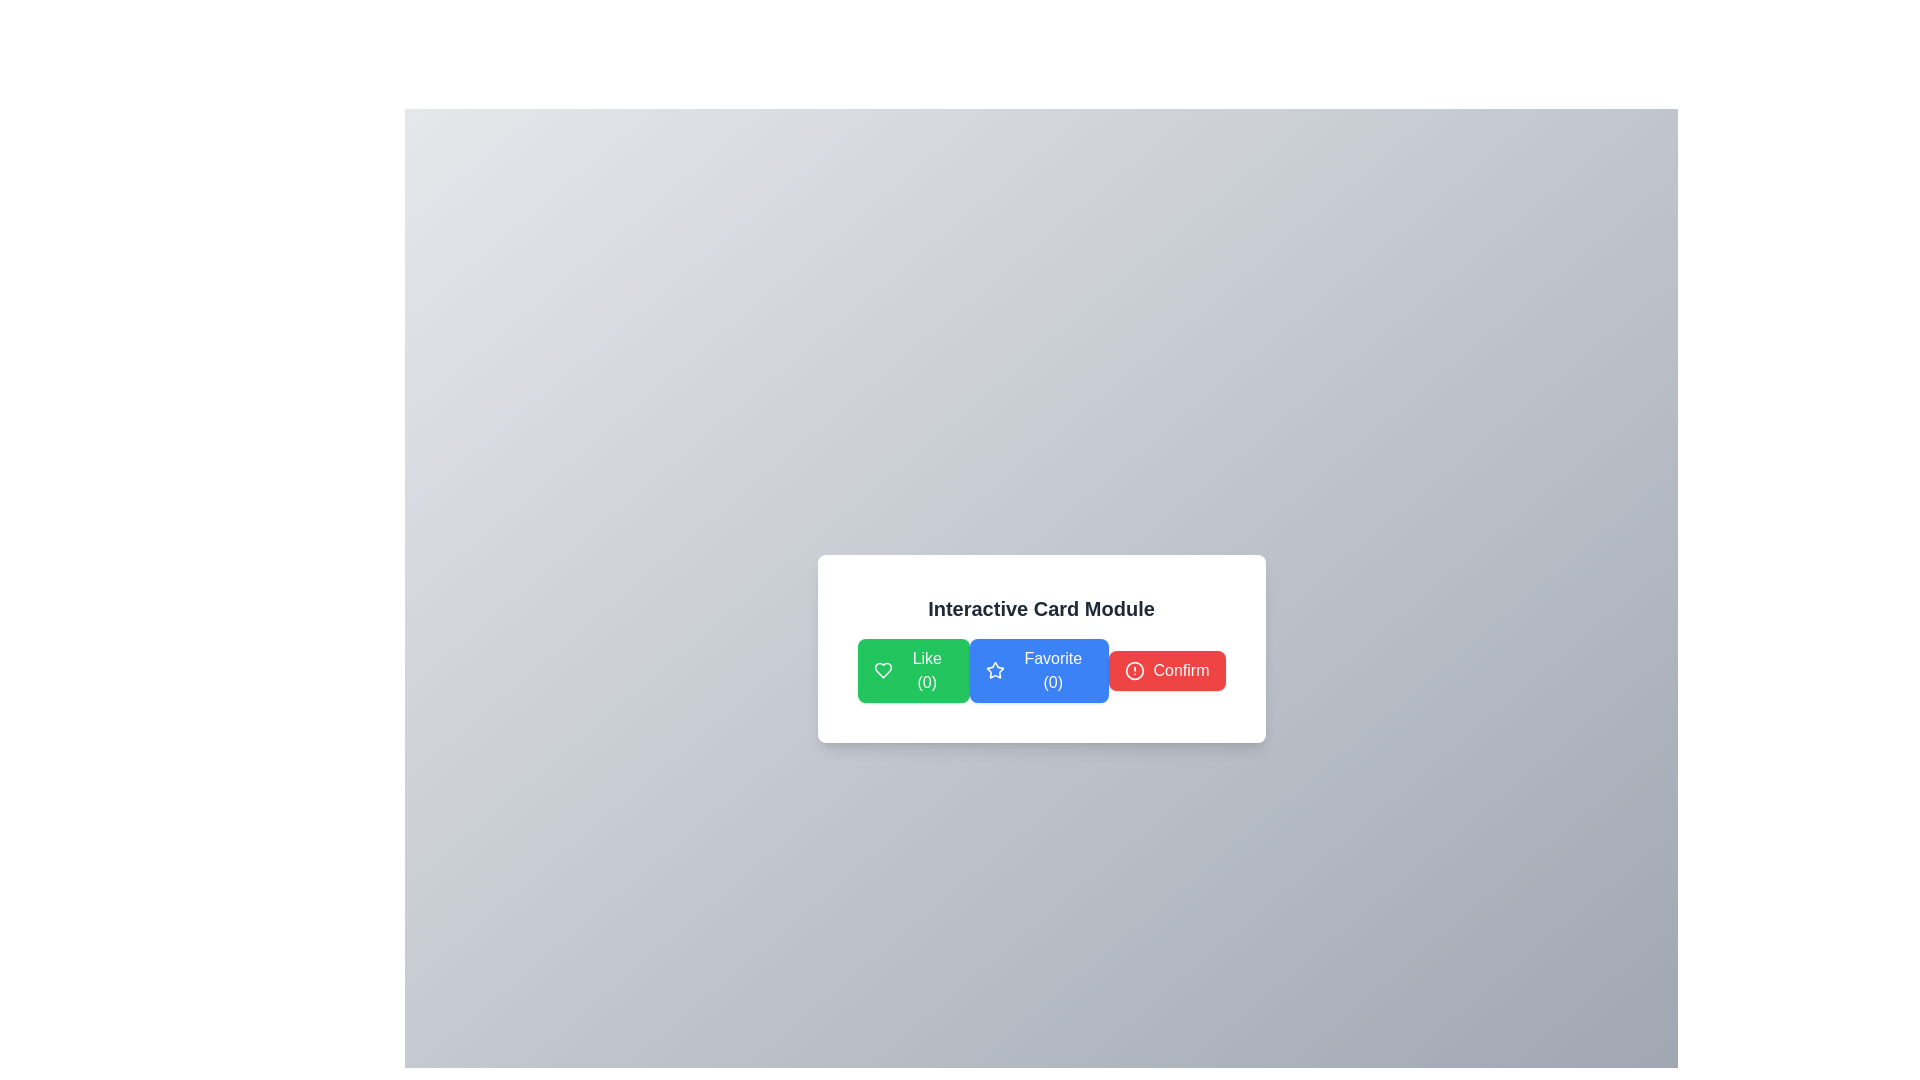 The height and width of the screenshot is (1080, 1920). I want to click on the confirm button, so click(1167, 671).